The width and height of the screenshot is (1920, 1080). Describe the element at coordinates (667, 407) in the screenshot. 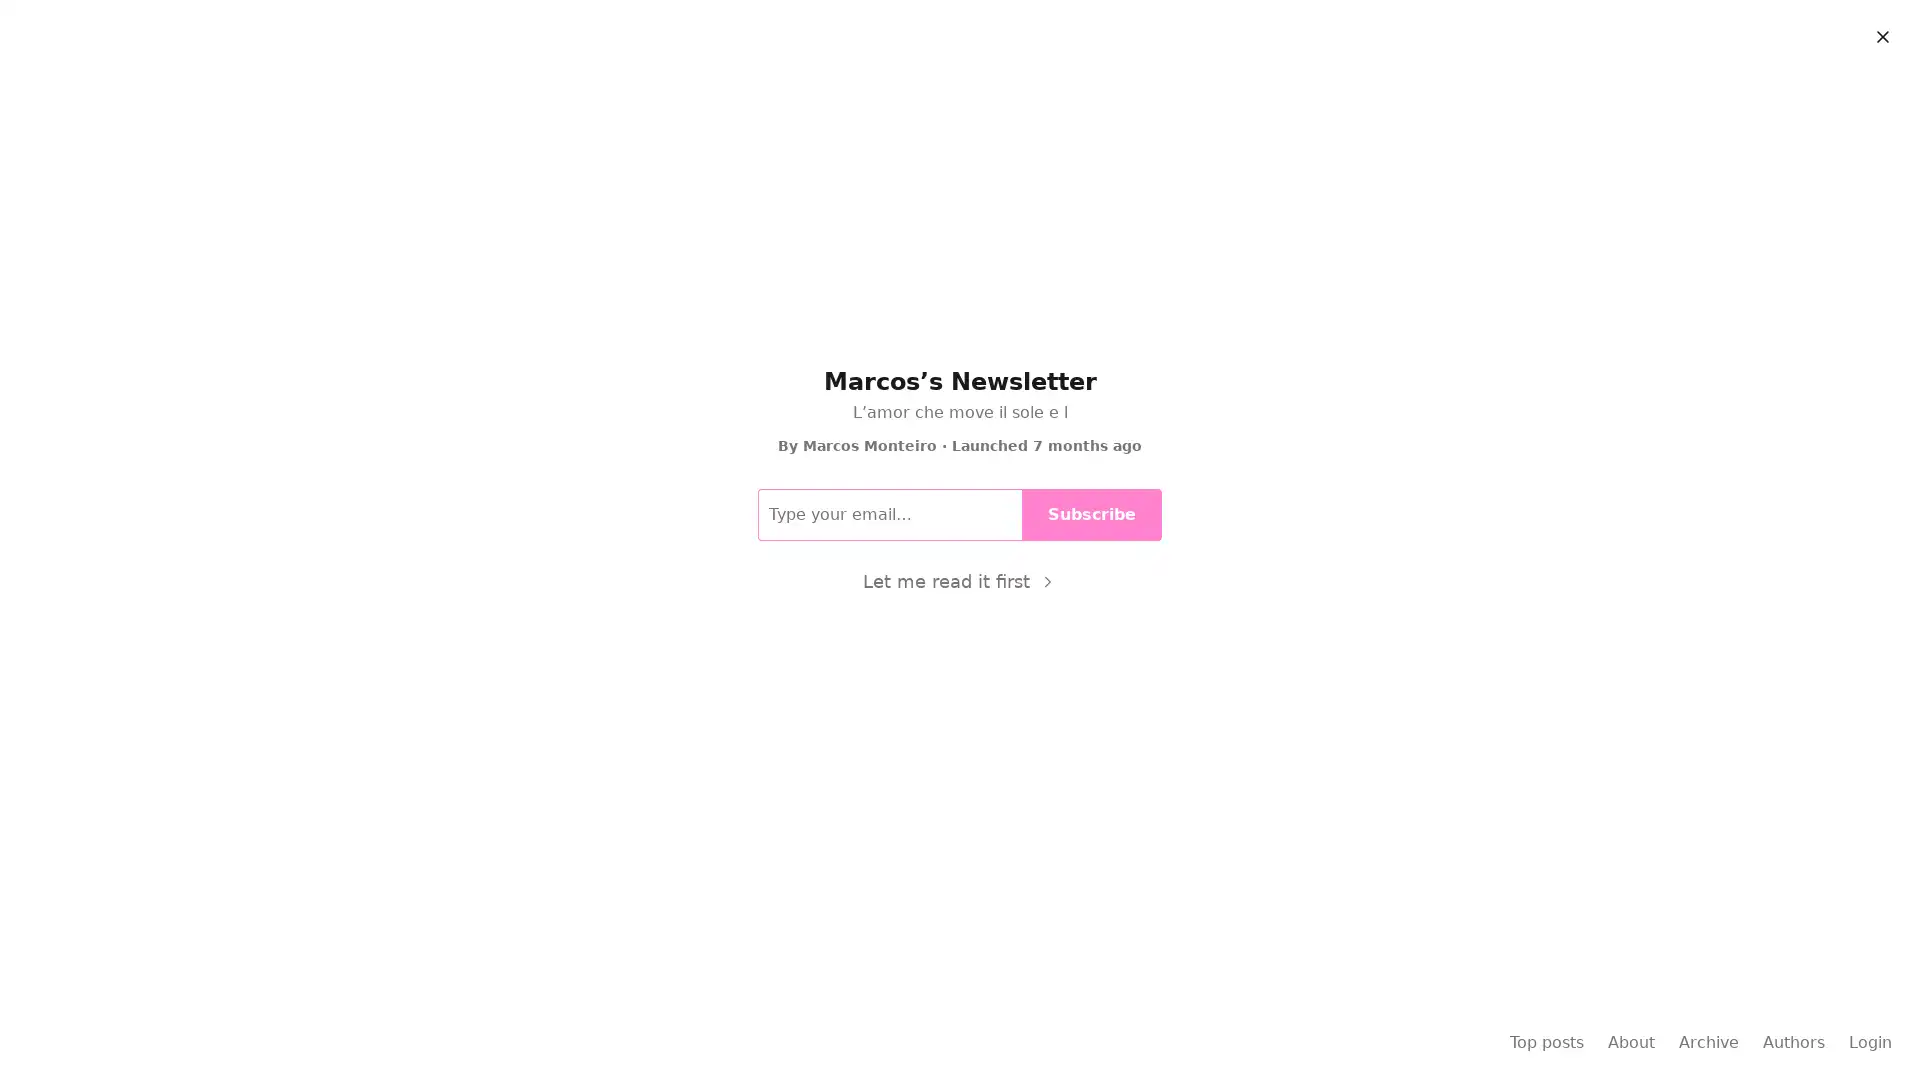

I see `Like this post` at that location.